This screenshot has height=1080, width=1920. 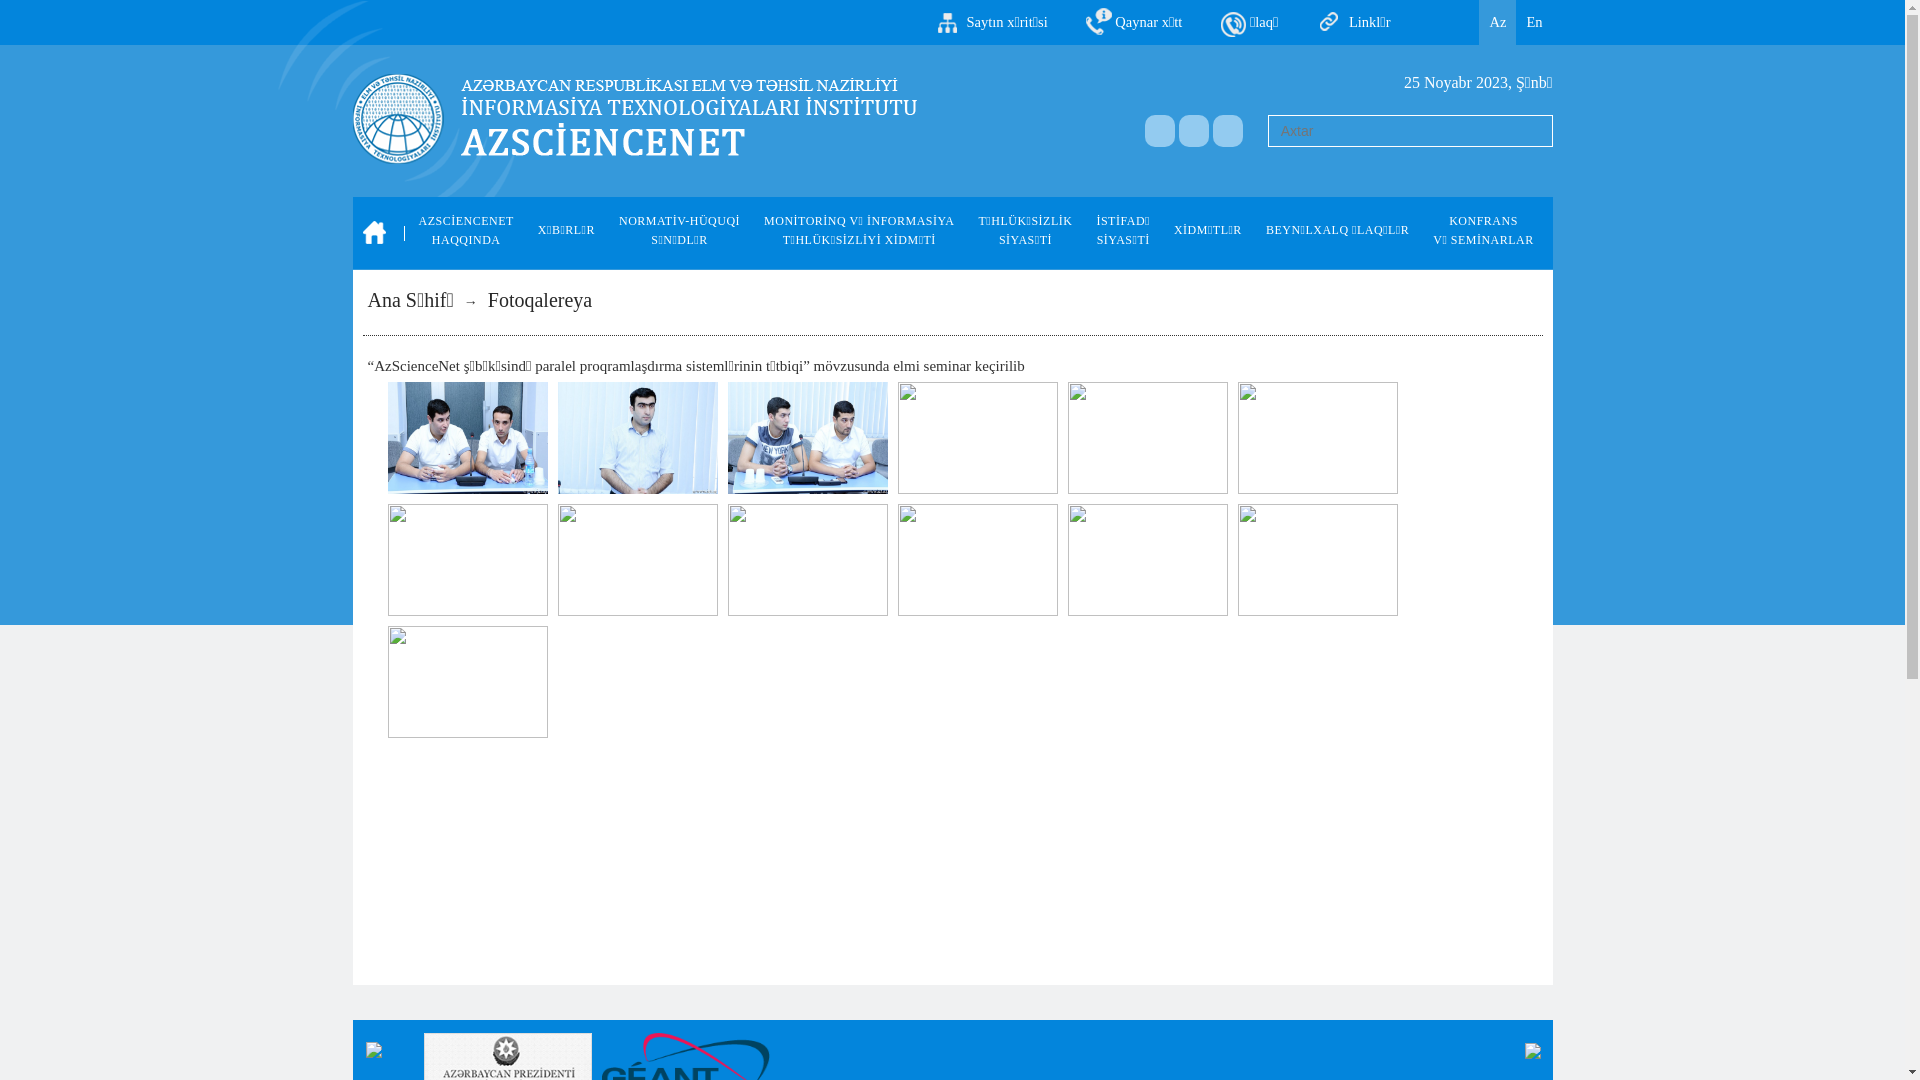 What do you see at coordinates (1179, 131) in the screenshot?
I see `'a'` at bounding box center [1179, 131].